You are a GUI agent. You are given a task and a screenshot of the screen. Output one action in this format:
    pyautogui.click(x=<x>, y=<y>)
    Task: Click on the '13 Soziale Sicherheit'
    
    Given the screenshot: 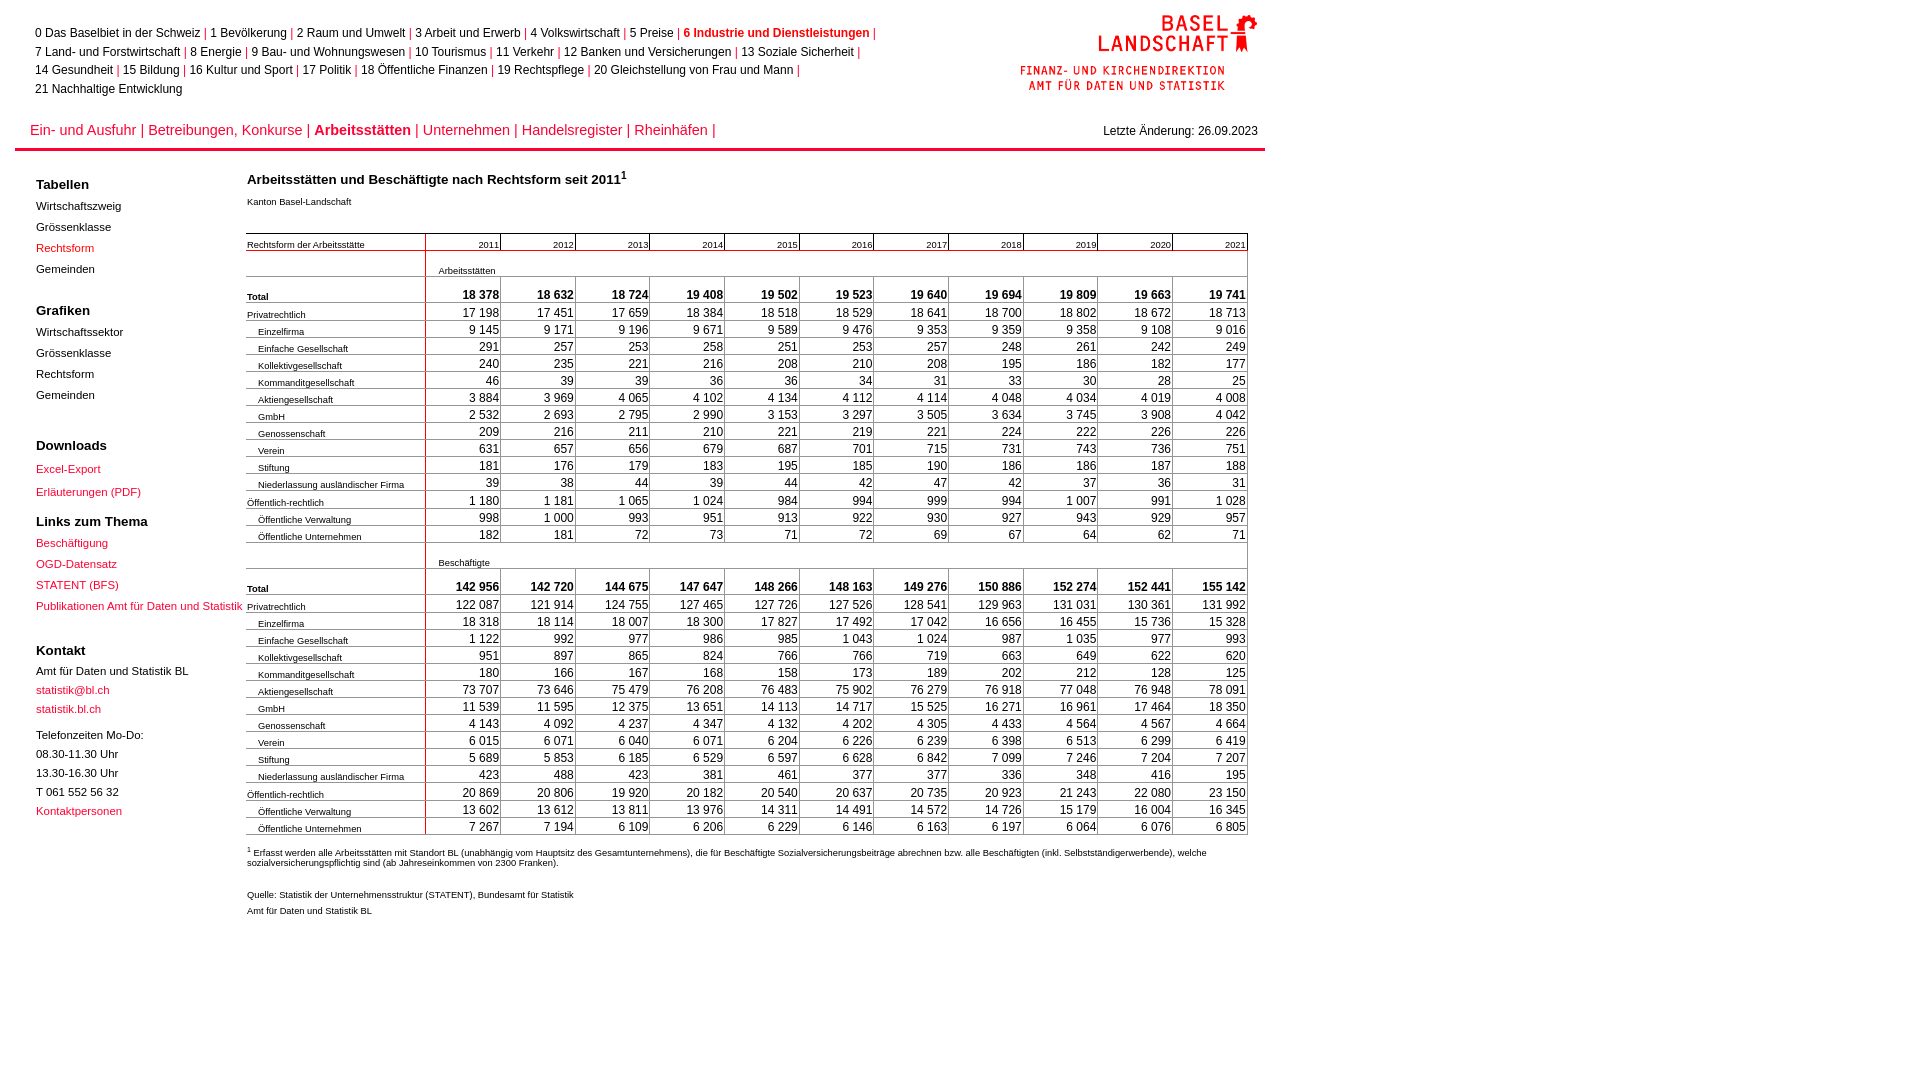 What is the action you would take?
    pyautogui.click(x=796, y=50)
    